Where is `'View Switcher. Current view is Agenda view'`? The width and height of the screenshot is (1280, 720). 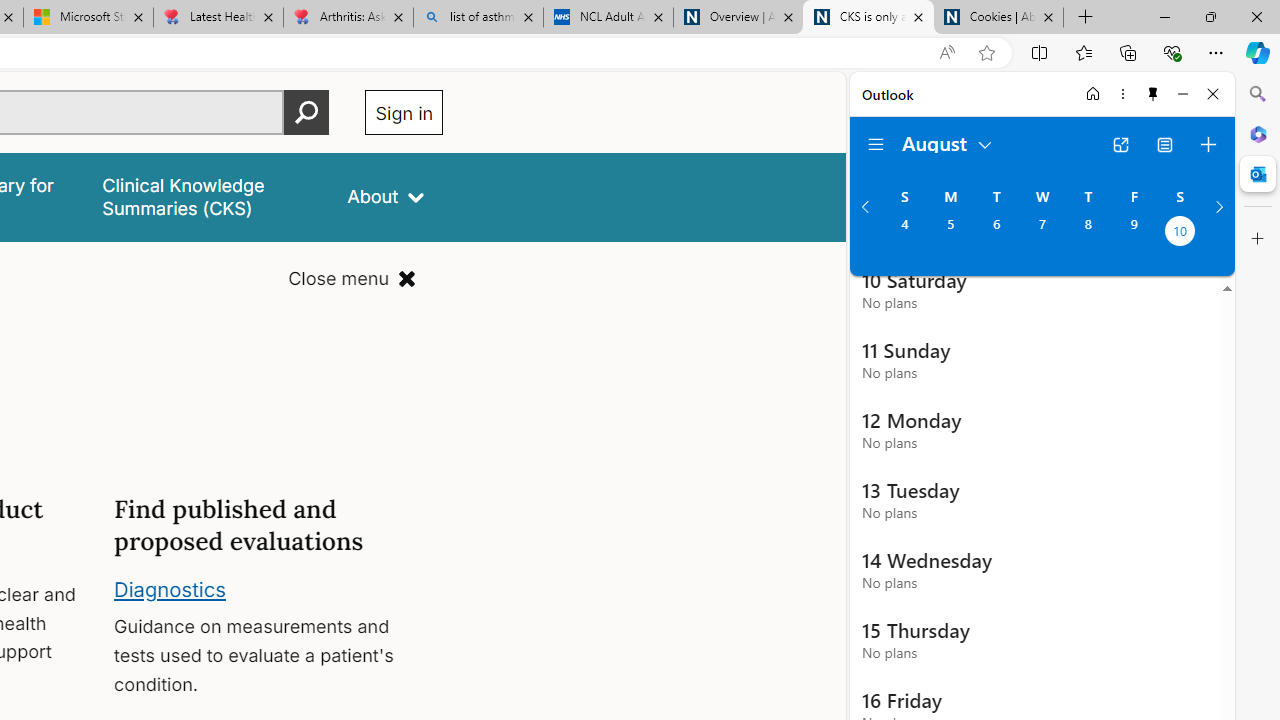
'View Switcher. Current view is Agenda view' is located at coordinates (1165, 144).